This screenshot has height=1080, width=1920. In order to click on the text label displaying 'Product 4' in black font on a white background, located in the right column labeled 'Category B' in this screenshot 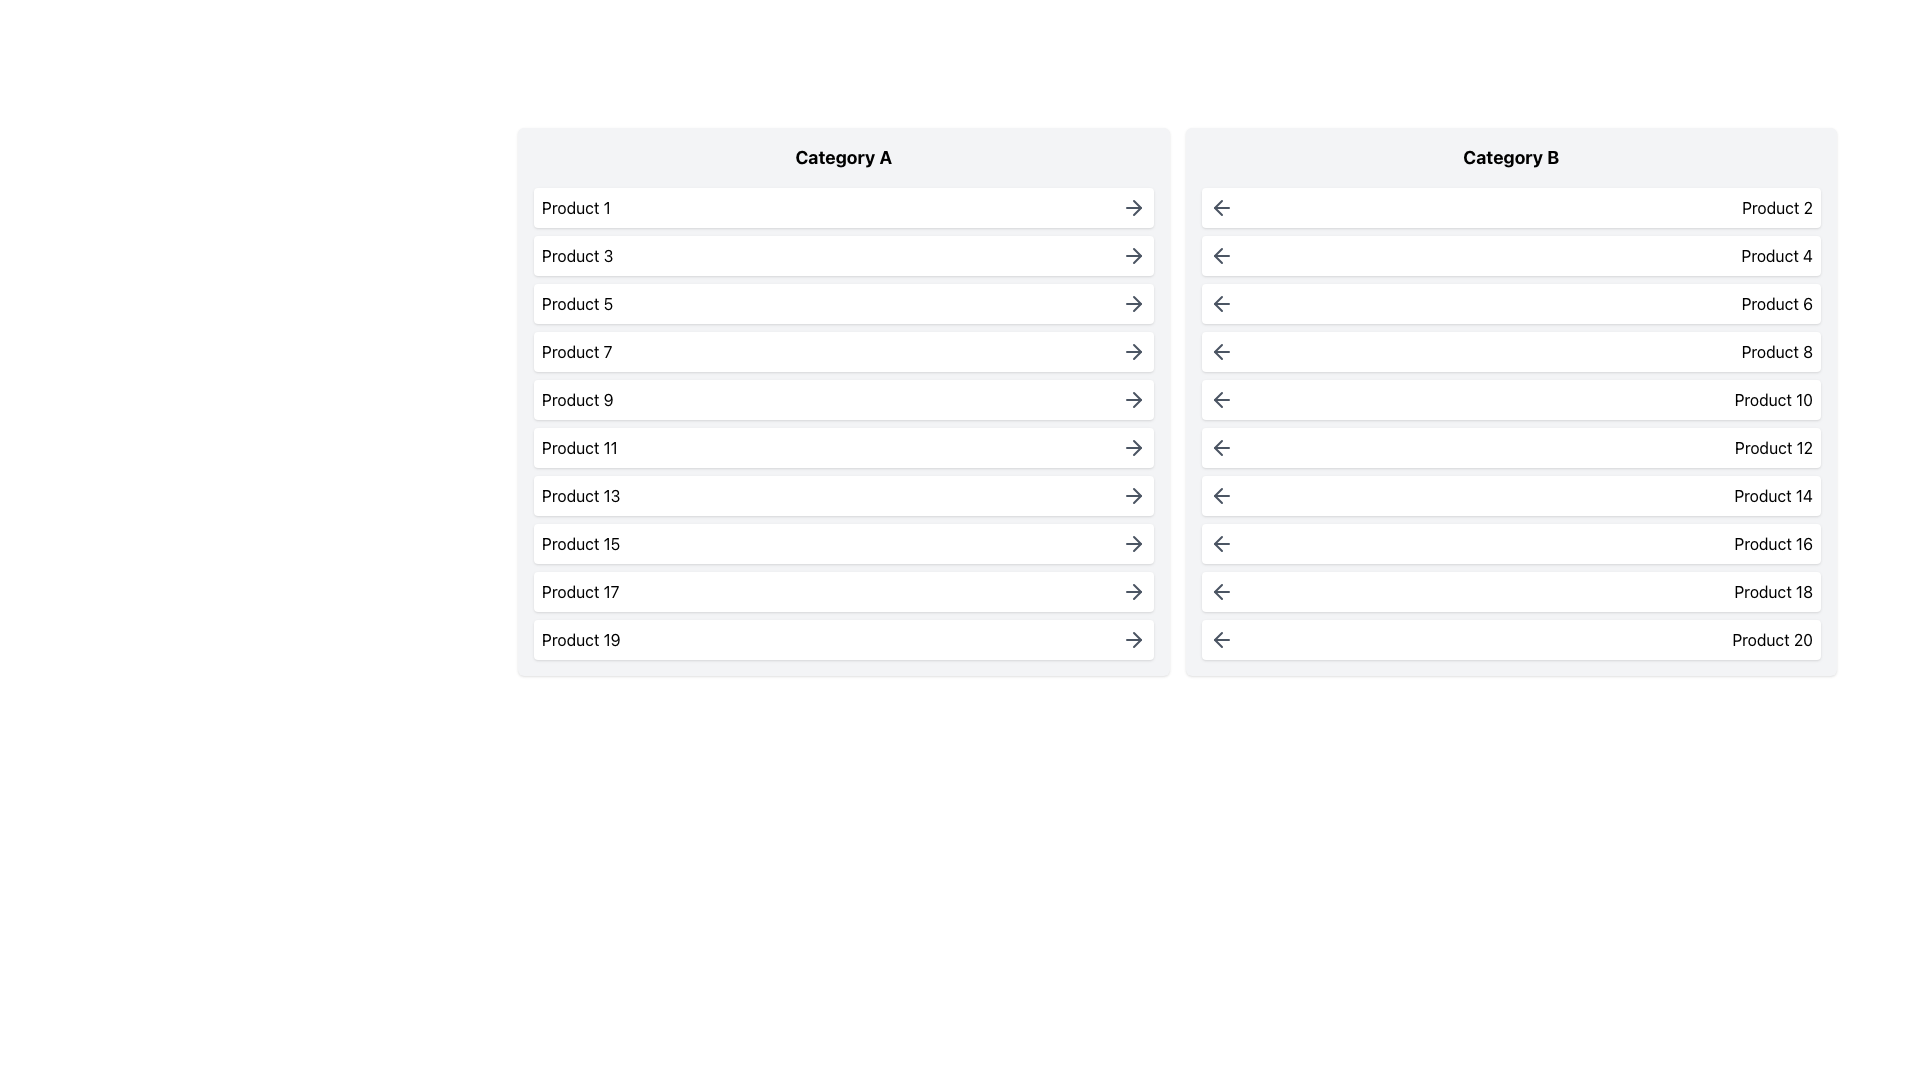, I will do `click(1777, 254)`.